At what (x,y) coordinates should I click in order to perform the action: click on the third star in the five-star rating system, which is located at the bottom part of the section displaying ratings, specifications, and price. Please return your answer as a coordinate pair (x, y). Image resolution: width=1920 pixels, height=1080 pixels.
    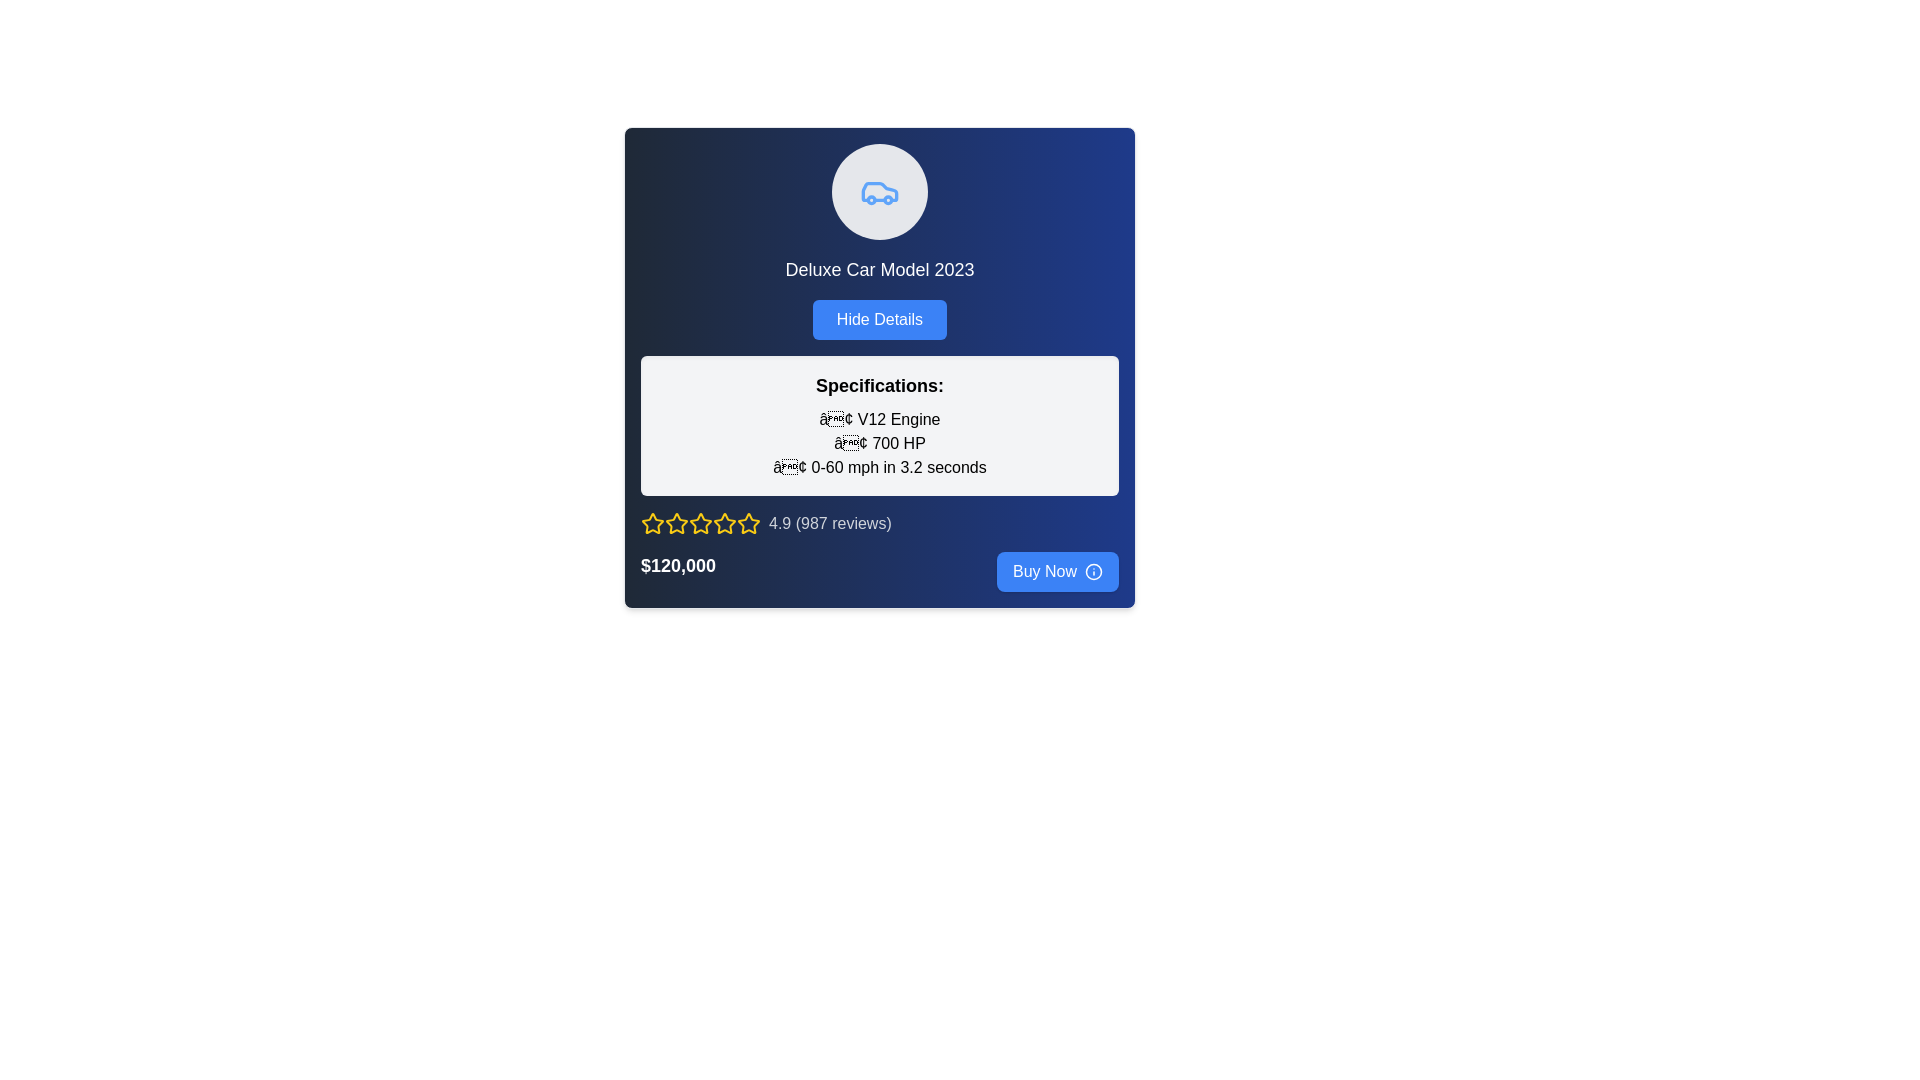
    Looking at the image, I should click on (700, 523).